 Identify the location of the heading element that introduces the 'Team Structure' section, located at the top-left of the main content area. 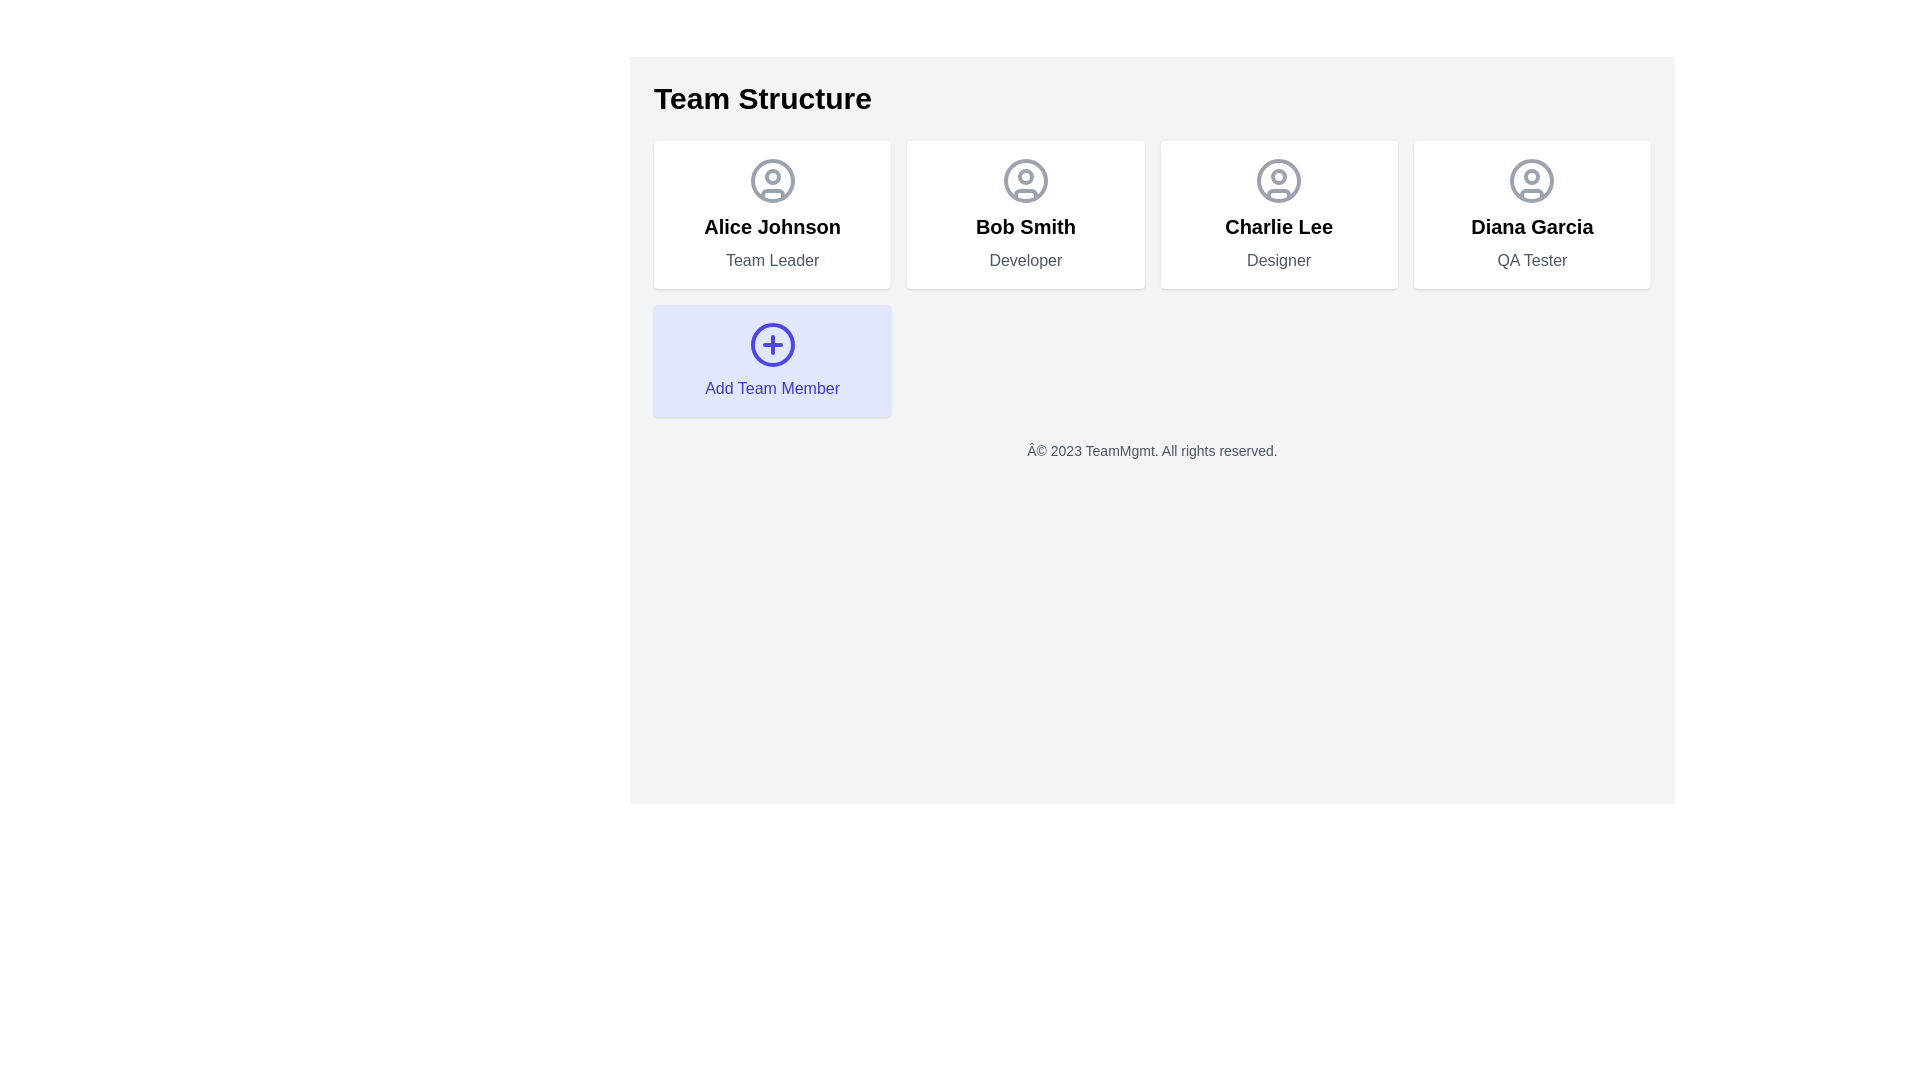
(762, 99).